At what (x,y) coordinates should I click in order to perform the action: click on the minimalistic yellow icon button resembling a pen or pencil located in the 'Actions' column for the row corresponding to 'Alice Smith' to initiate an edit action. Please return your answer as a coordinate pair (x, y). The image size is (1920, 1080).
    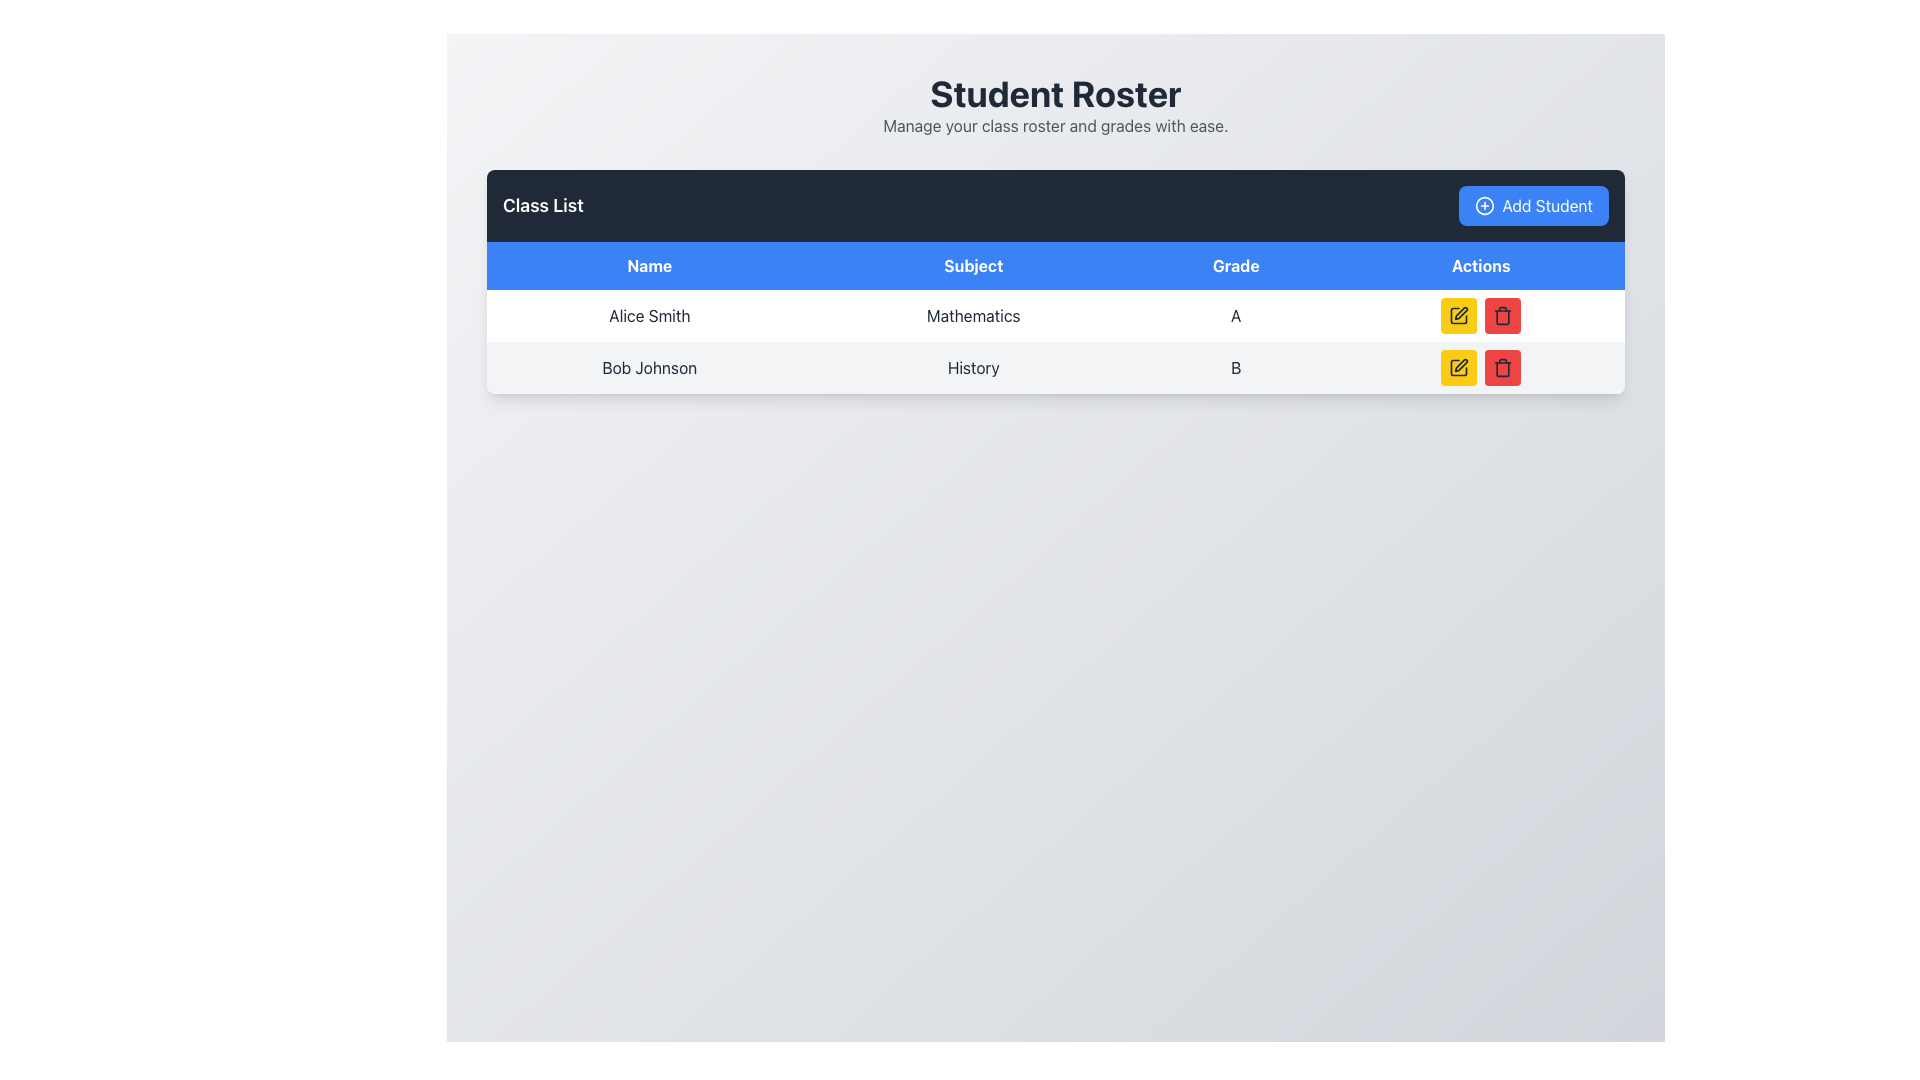
    Looking at the image, I should click on (1461, 313).